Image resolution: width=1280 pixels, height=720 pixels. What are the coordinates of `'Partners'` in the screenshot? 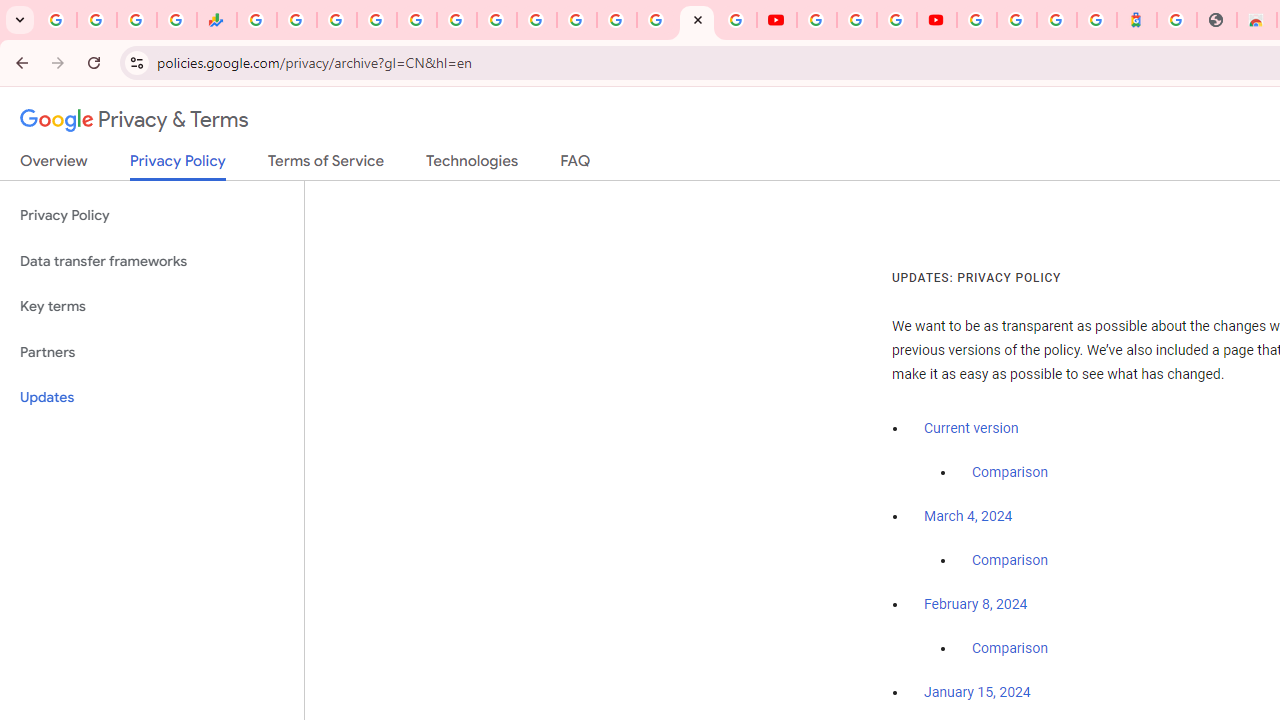 It's located at (151, 351).